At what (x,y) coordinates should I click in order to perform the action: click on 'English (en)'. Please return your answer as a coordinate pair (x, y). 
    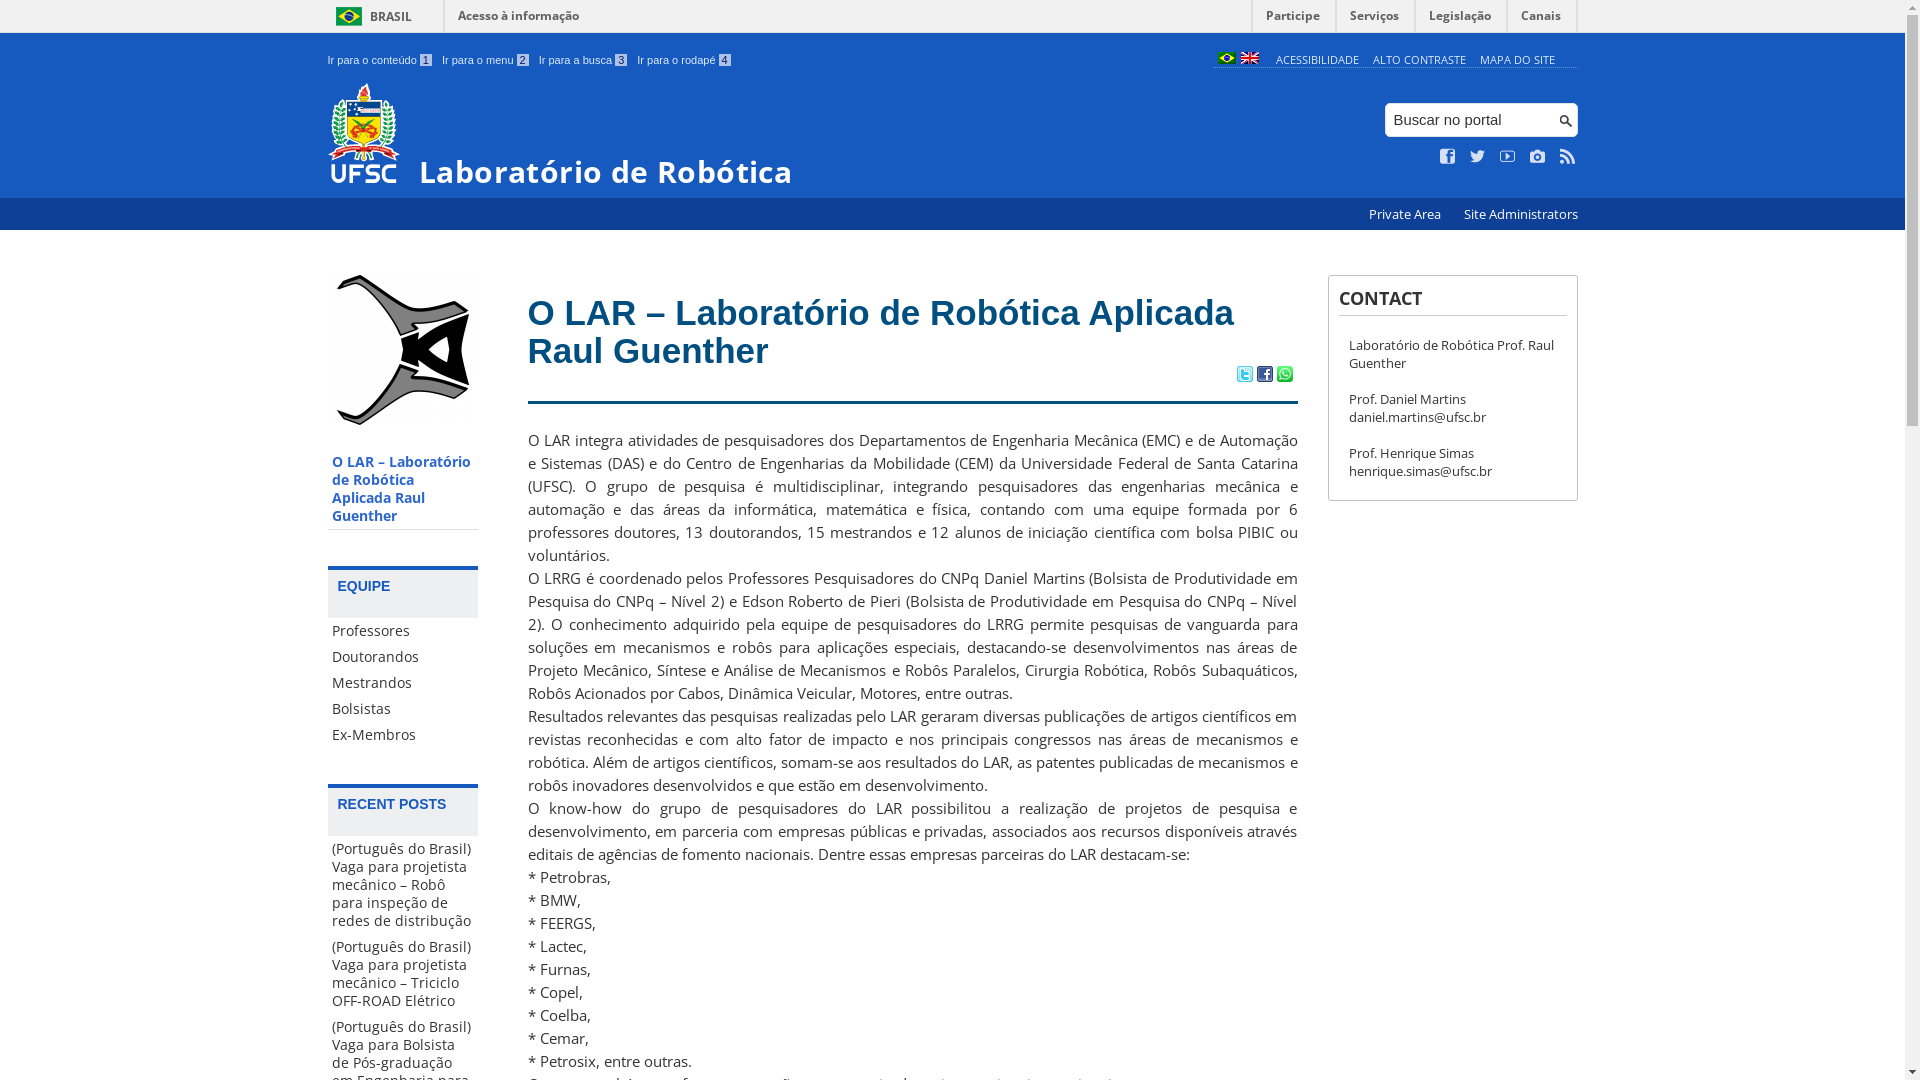
    Looking at the image, I should click on (1238, 58).